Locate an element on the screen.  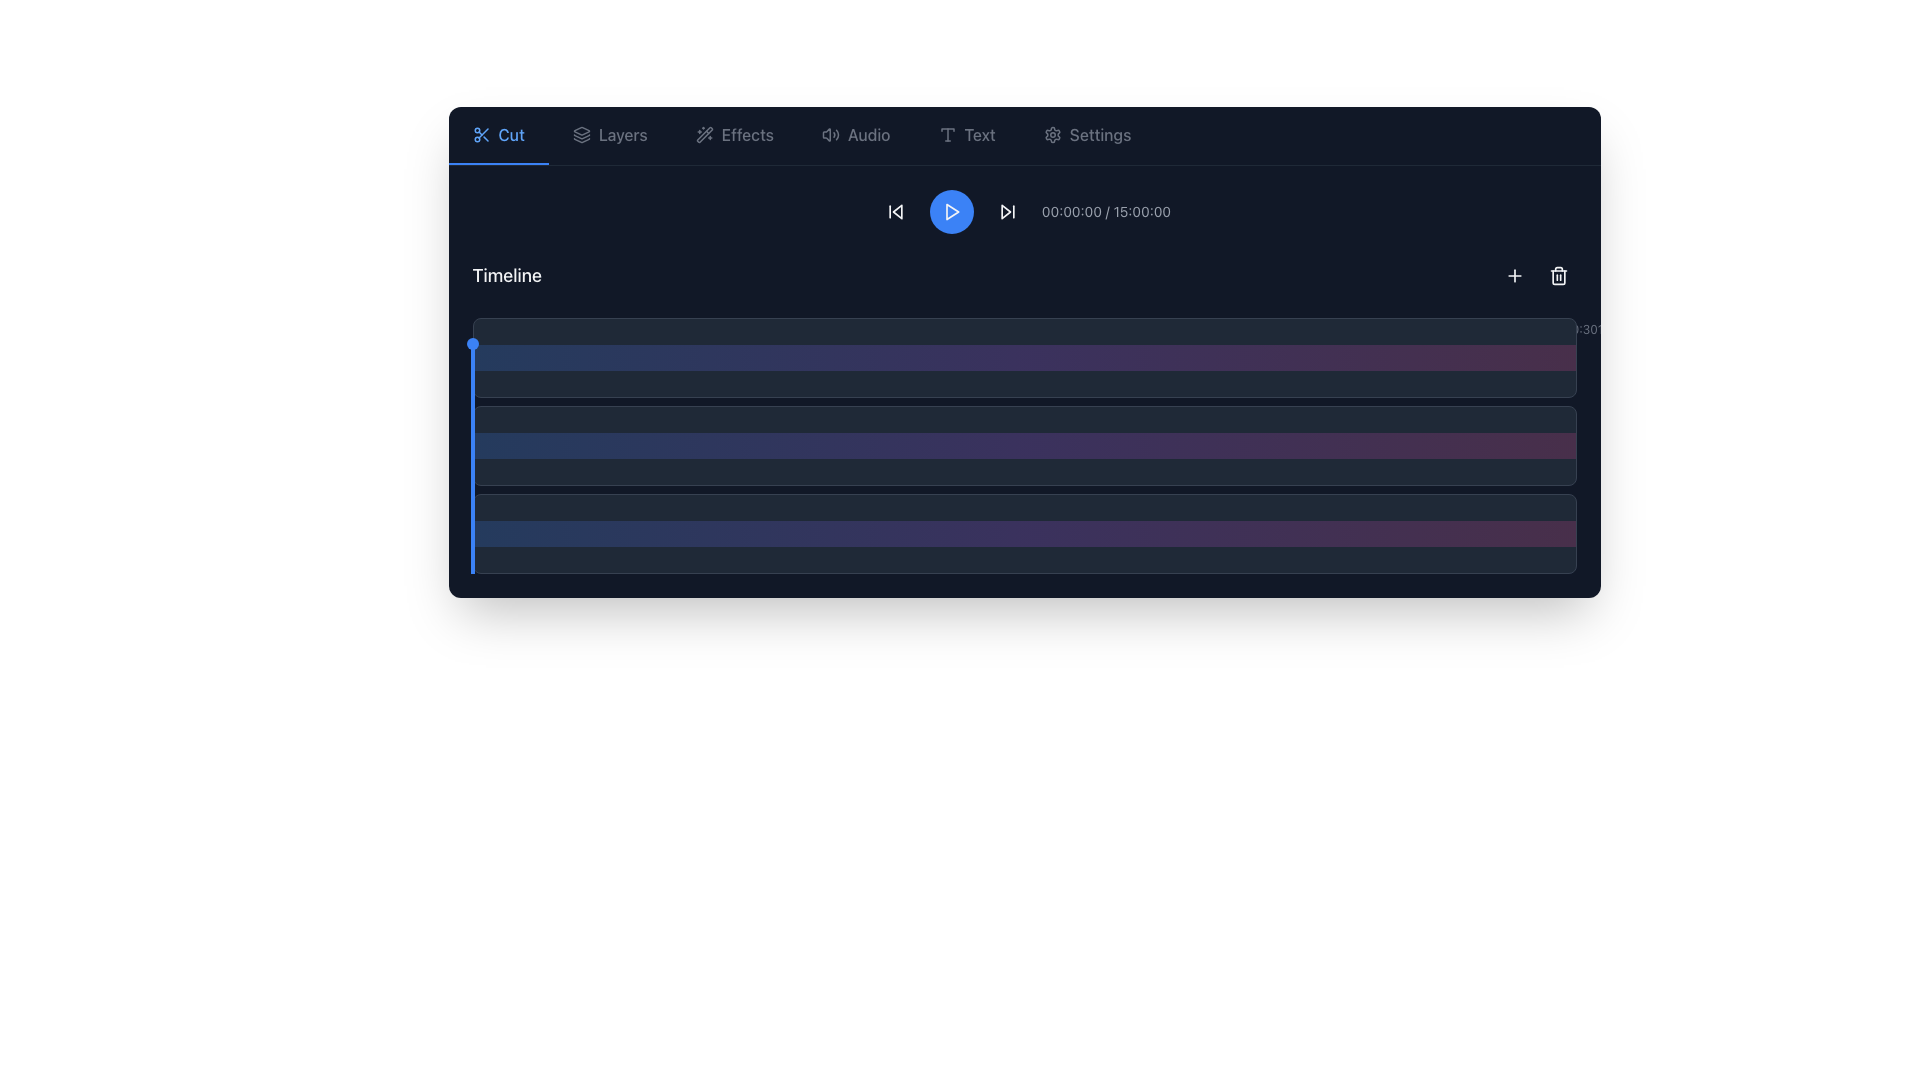
the interactive button located at the top-right corner of the timeline section, which is the first of two sibling buttons is located at coordinates (1514, 276).